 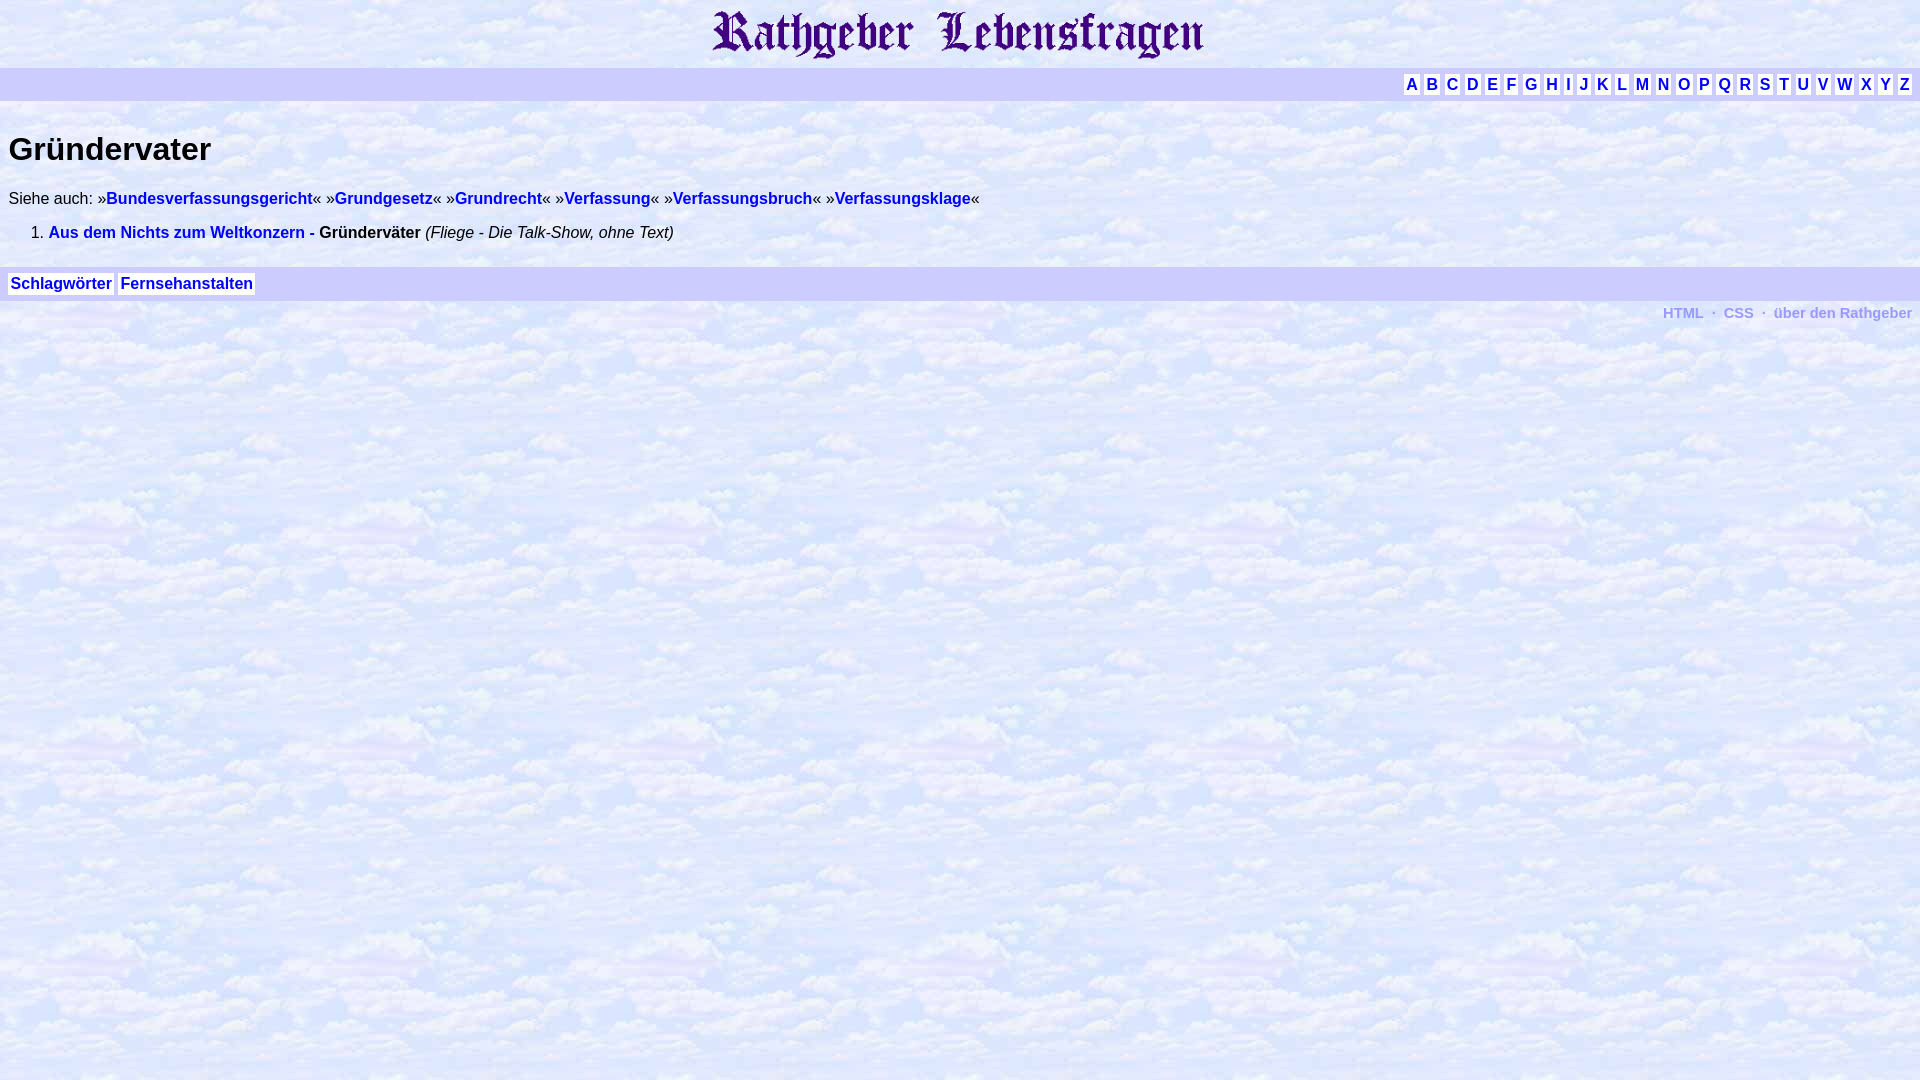 What do you see at coordinates (335, 198) in the screenshot?
I see `'Grundgesetz'` at bounding box center [335, 198].